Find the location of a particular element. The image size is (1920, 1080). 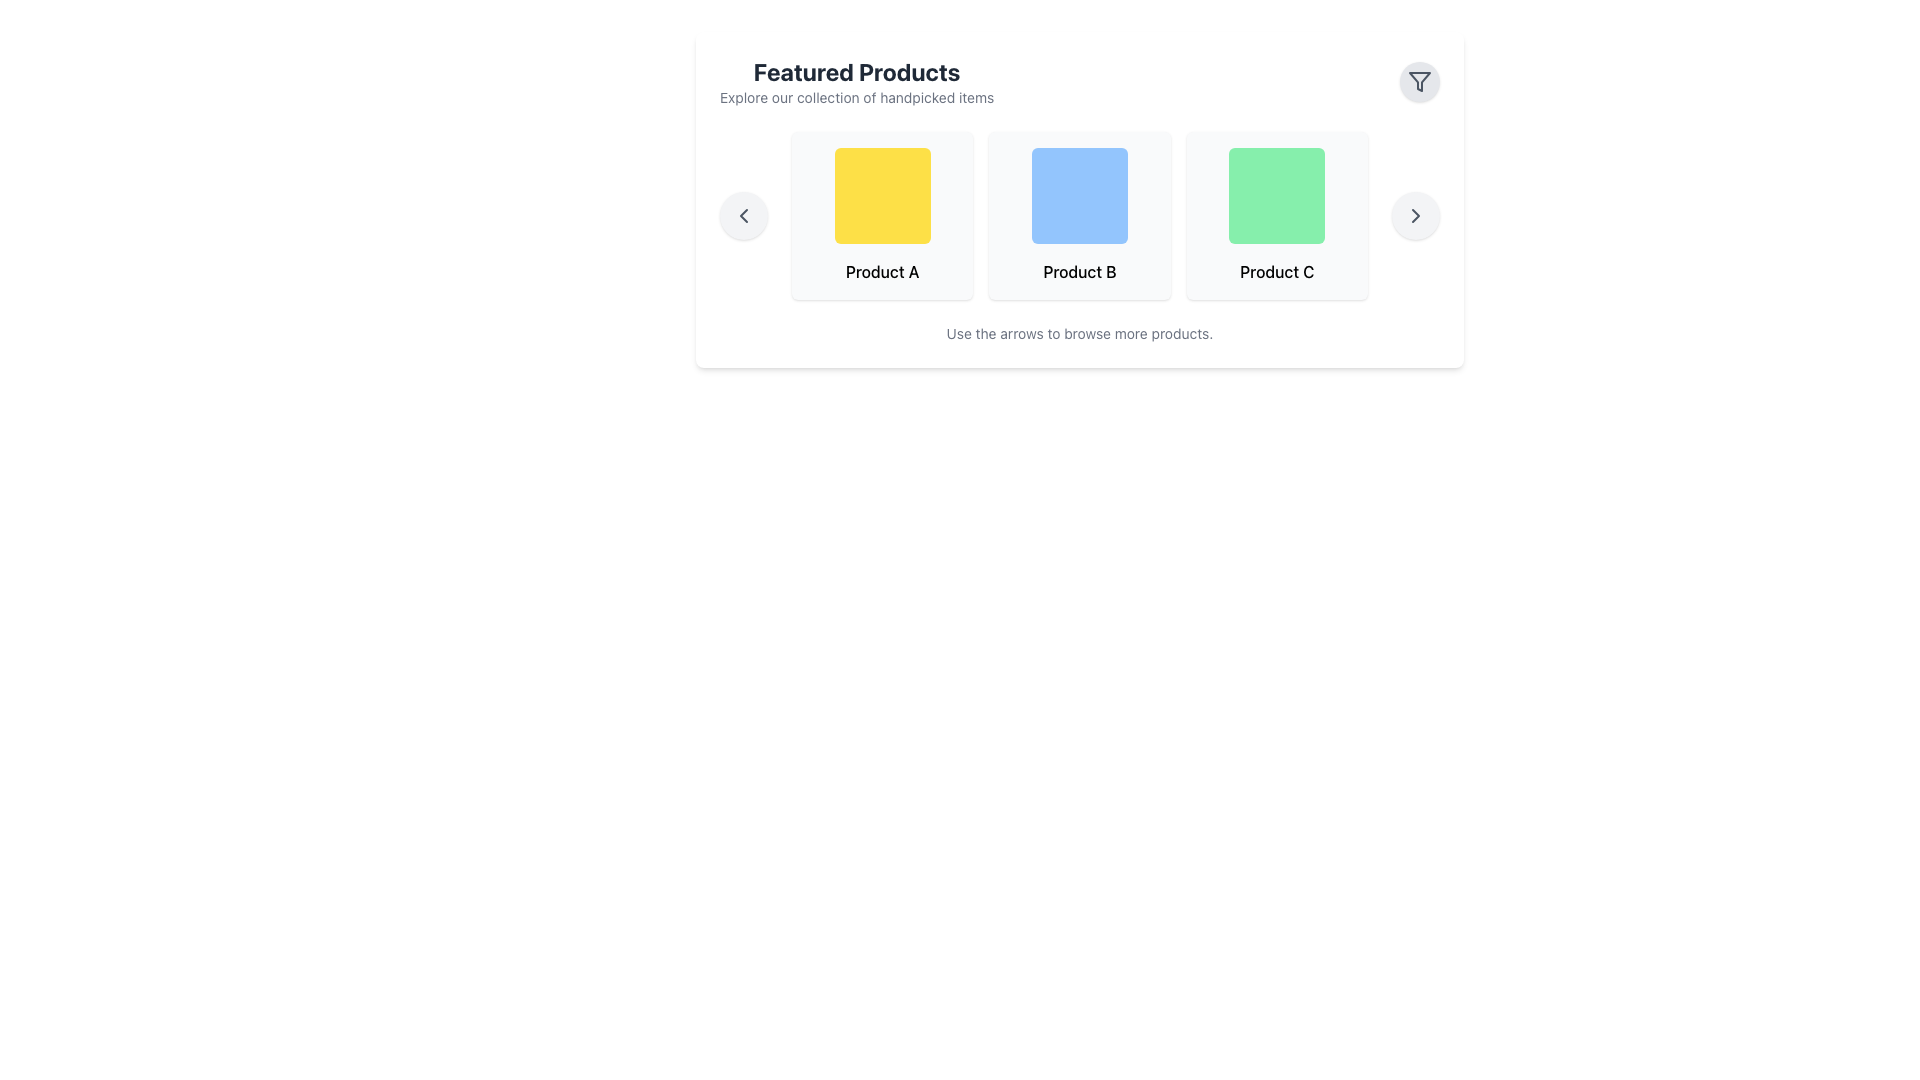

the Grid Layout element located below the 'Featured Products' heading, which displays three product sections labeled 'Product A', 'Product B', and 'Product C' is located at coordinates (1079, 216).